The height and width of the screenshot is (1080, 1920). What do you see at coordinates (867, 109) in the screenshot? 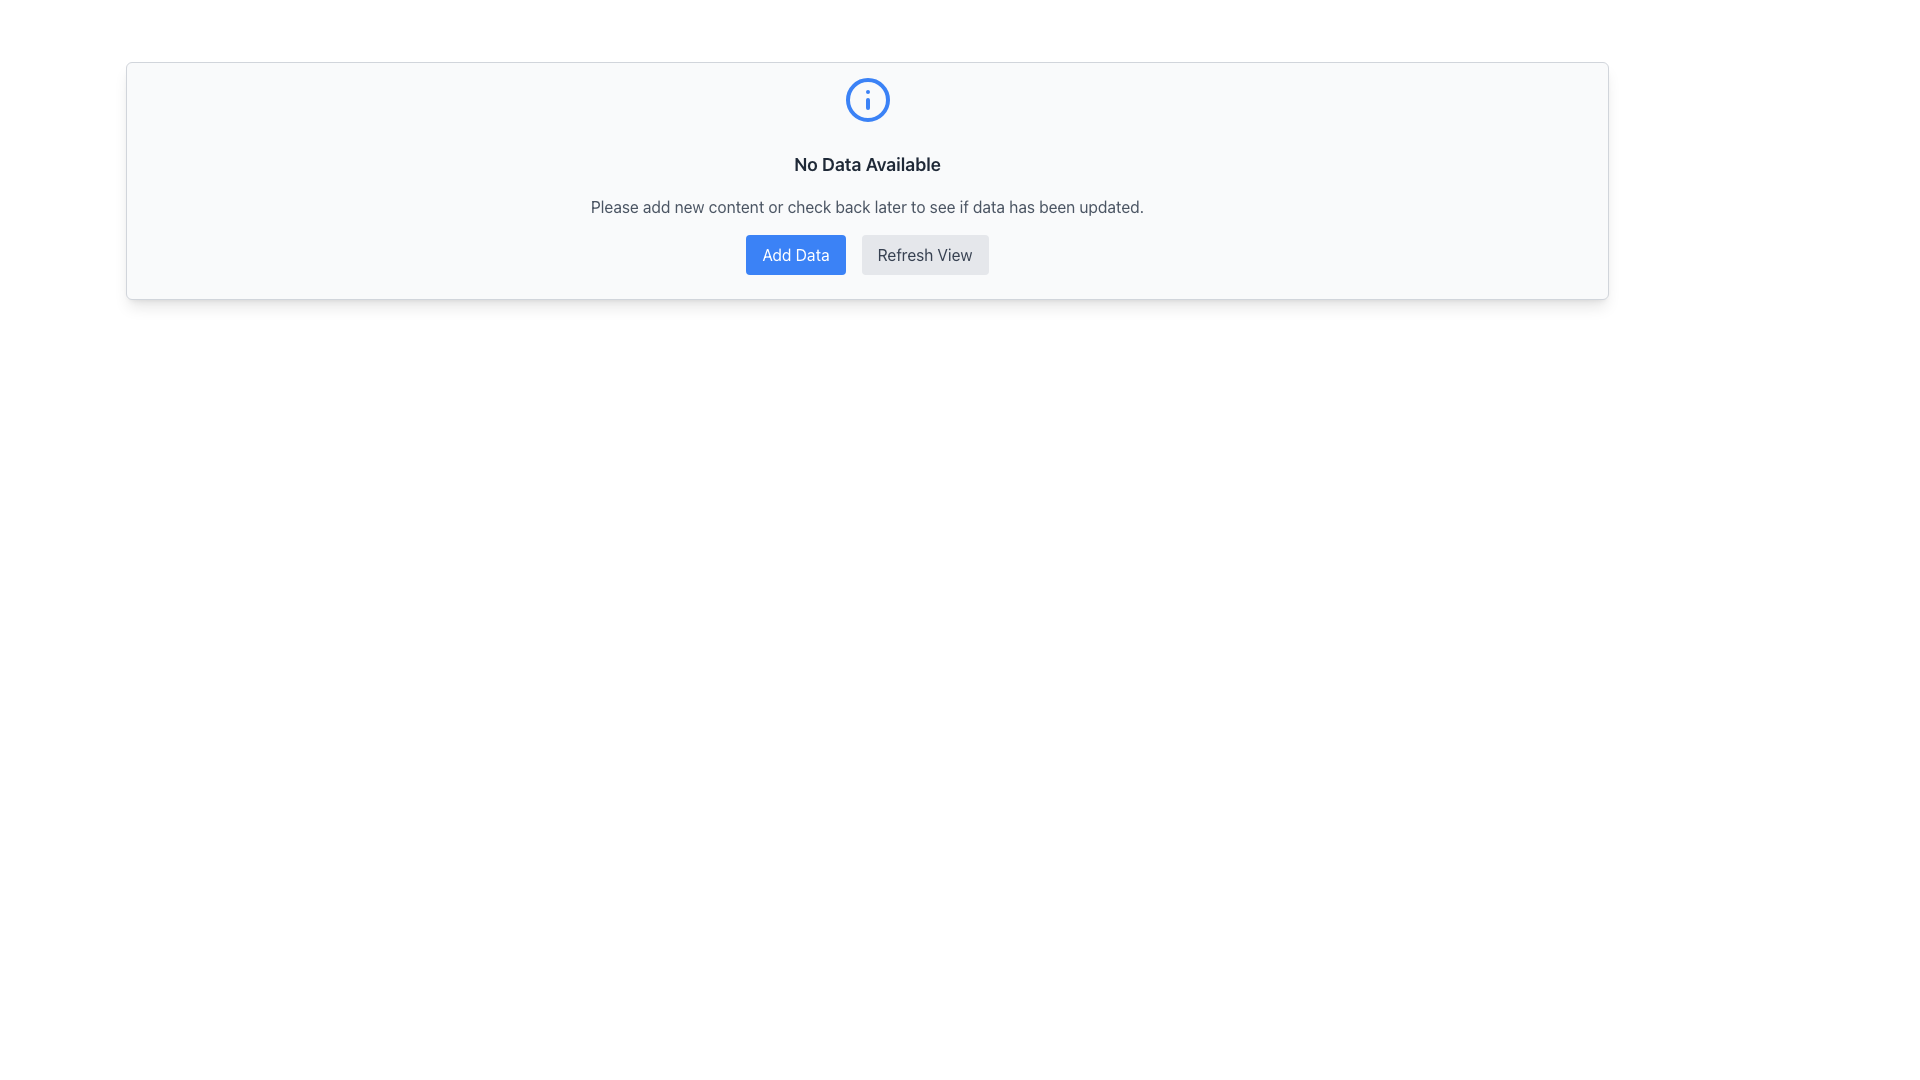
I see `the informational icon located at the top-center of the central content section, directly above the text 'No Data Available', to get more information` at bounding box center [867, 109].